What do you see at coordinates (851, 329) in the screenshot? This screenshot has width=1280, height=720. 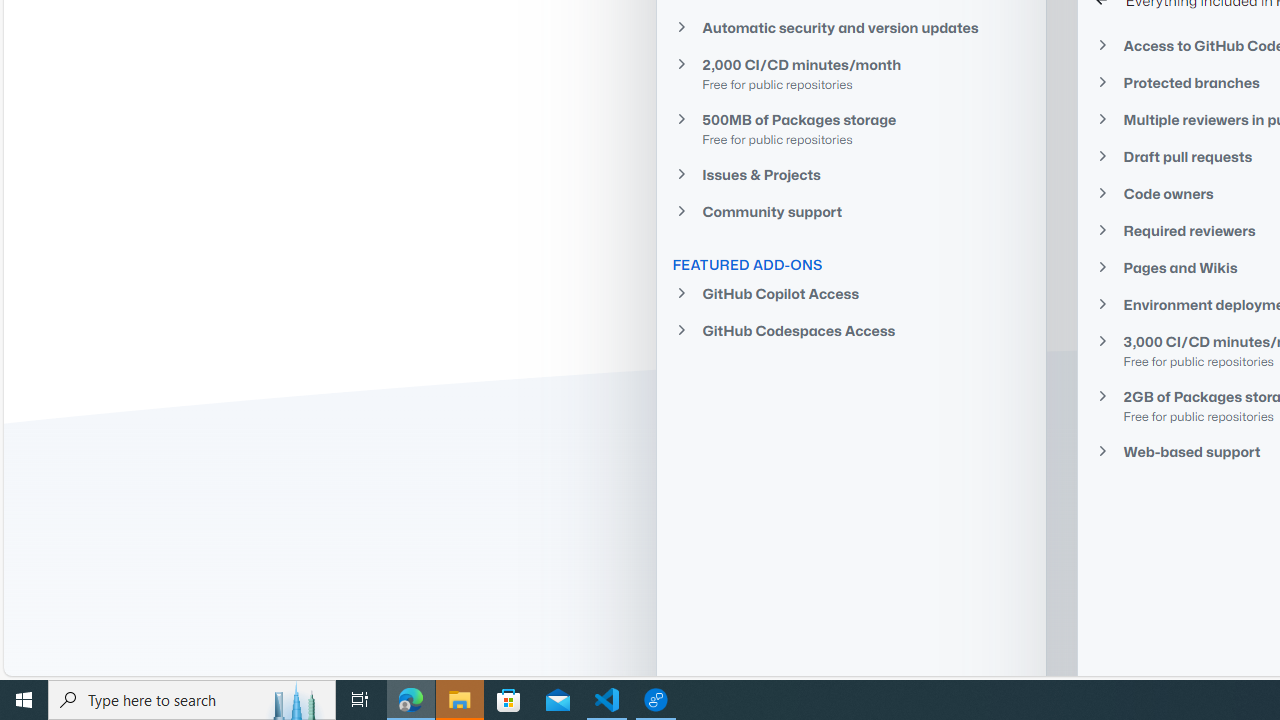 I see `'GitHub Codespaces Access'` at bounding box center [851, 329].